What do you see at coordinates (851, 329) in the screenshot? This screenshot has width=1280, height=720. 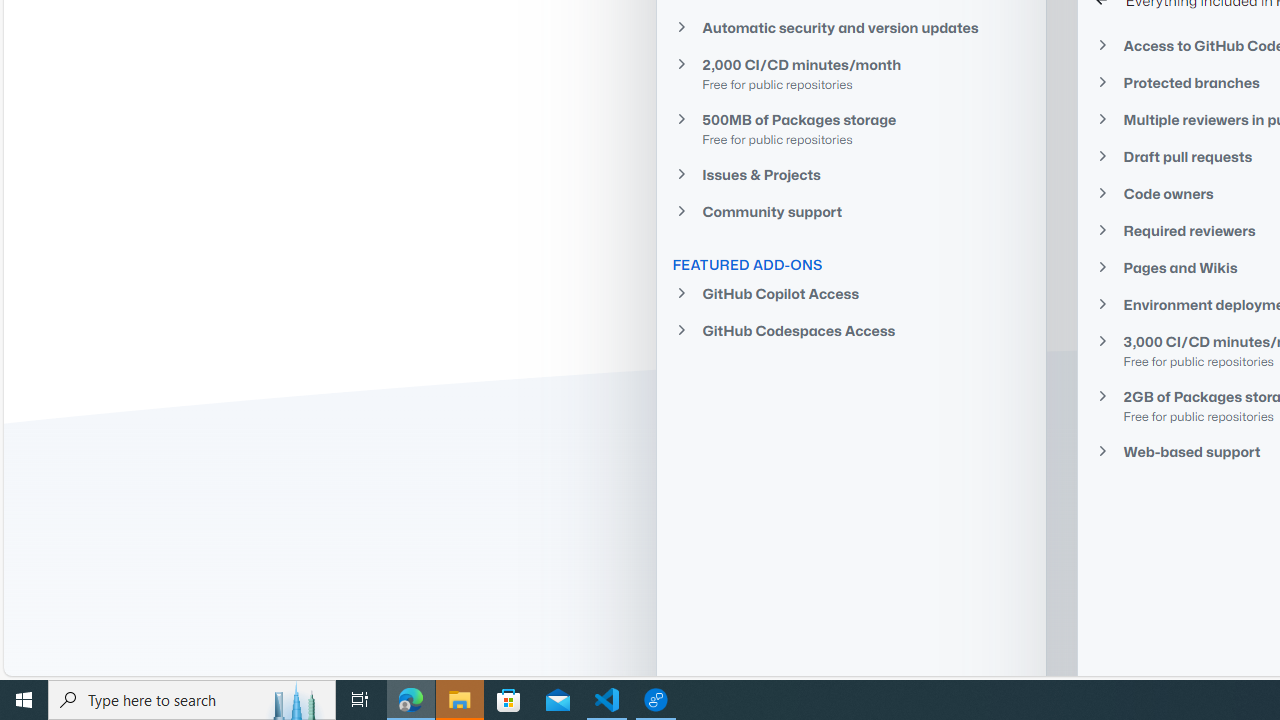 I see `'GitHub Codespaces Access'` at bounding box center [851, 329].